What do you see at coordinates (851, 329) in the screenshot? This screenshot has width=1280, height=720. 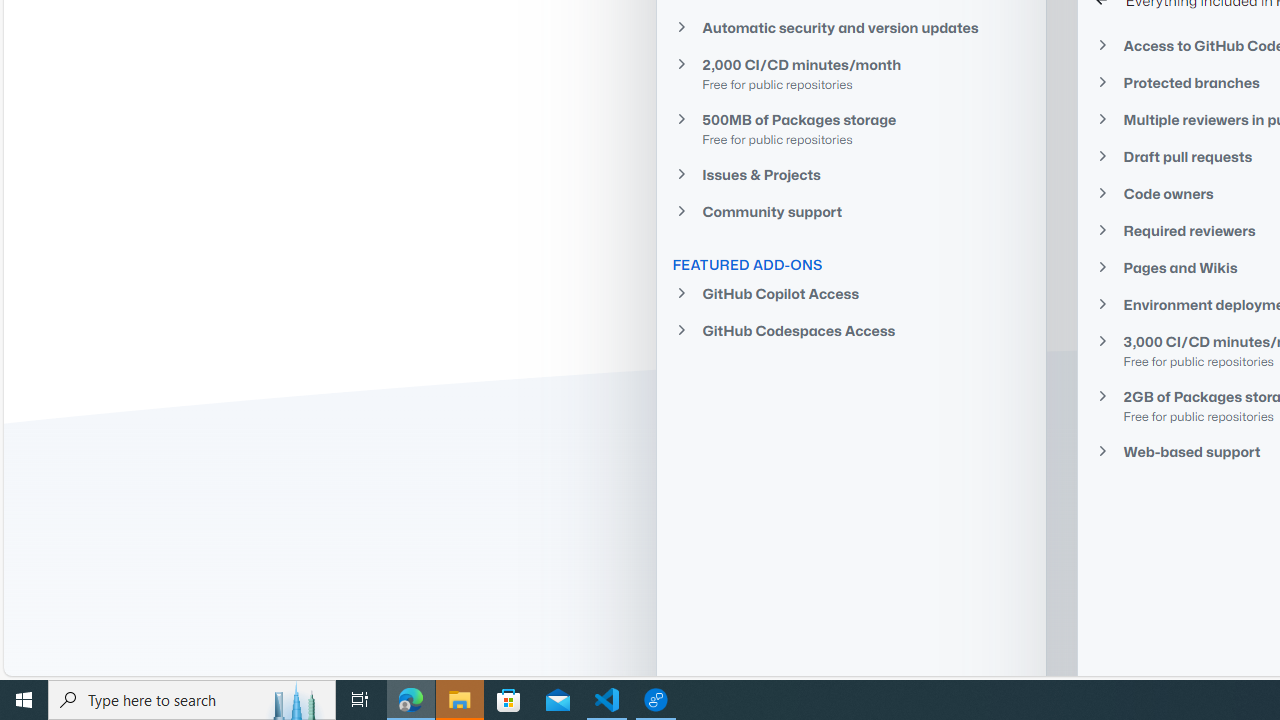 I see `'GitHub Codespaces Access'` at bounding box center [851, 329].